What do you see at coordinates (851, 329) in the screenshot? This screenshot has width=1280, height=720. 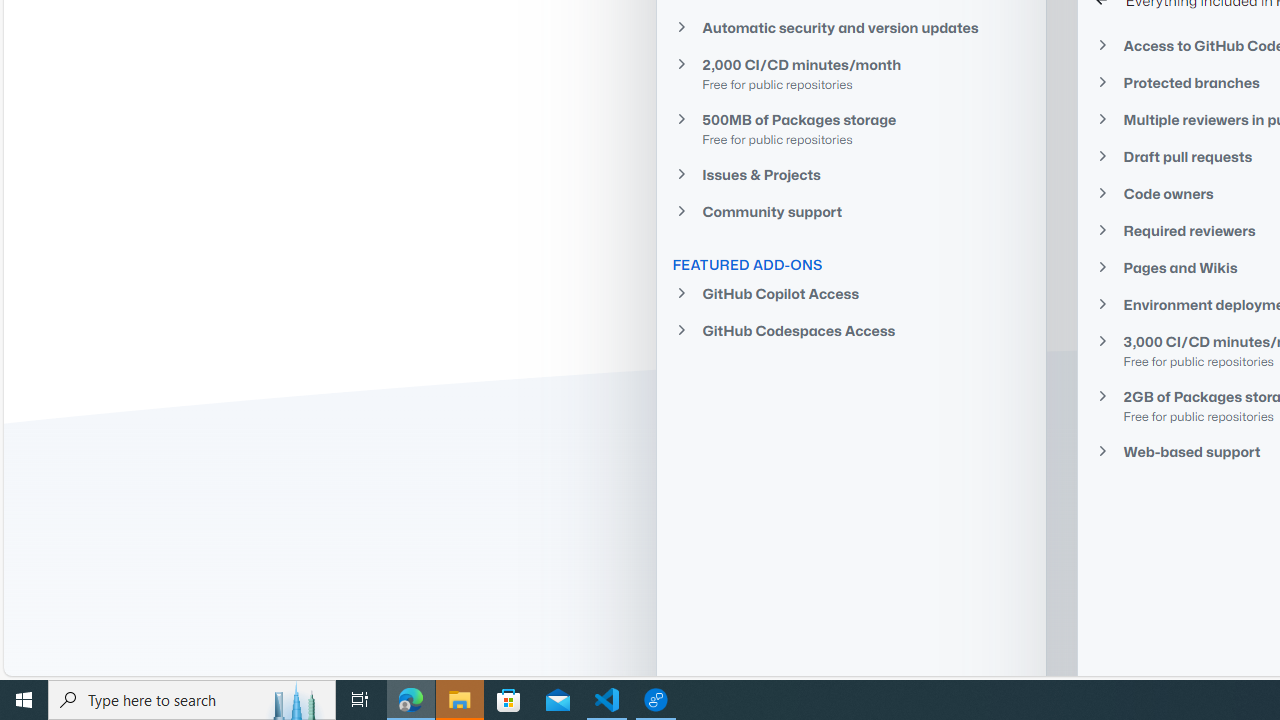 I see `'GitHub Codespaces Access'` at bounding box center [851, 329].